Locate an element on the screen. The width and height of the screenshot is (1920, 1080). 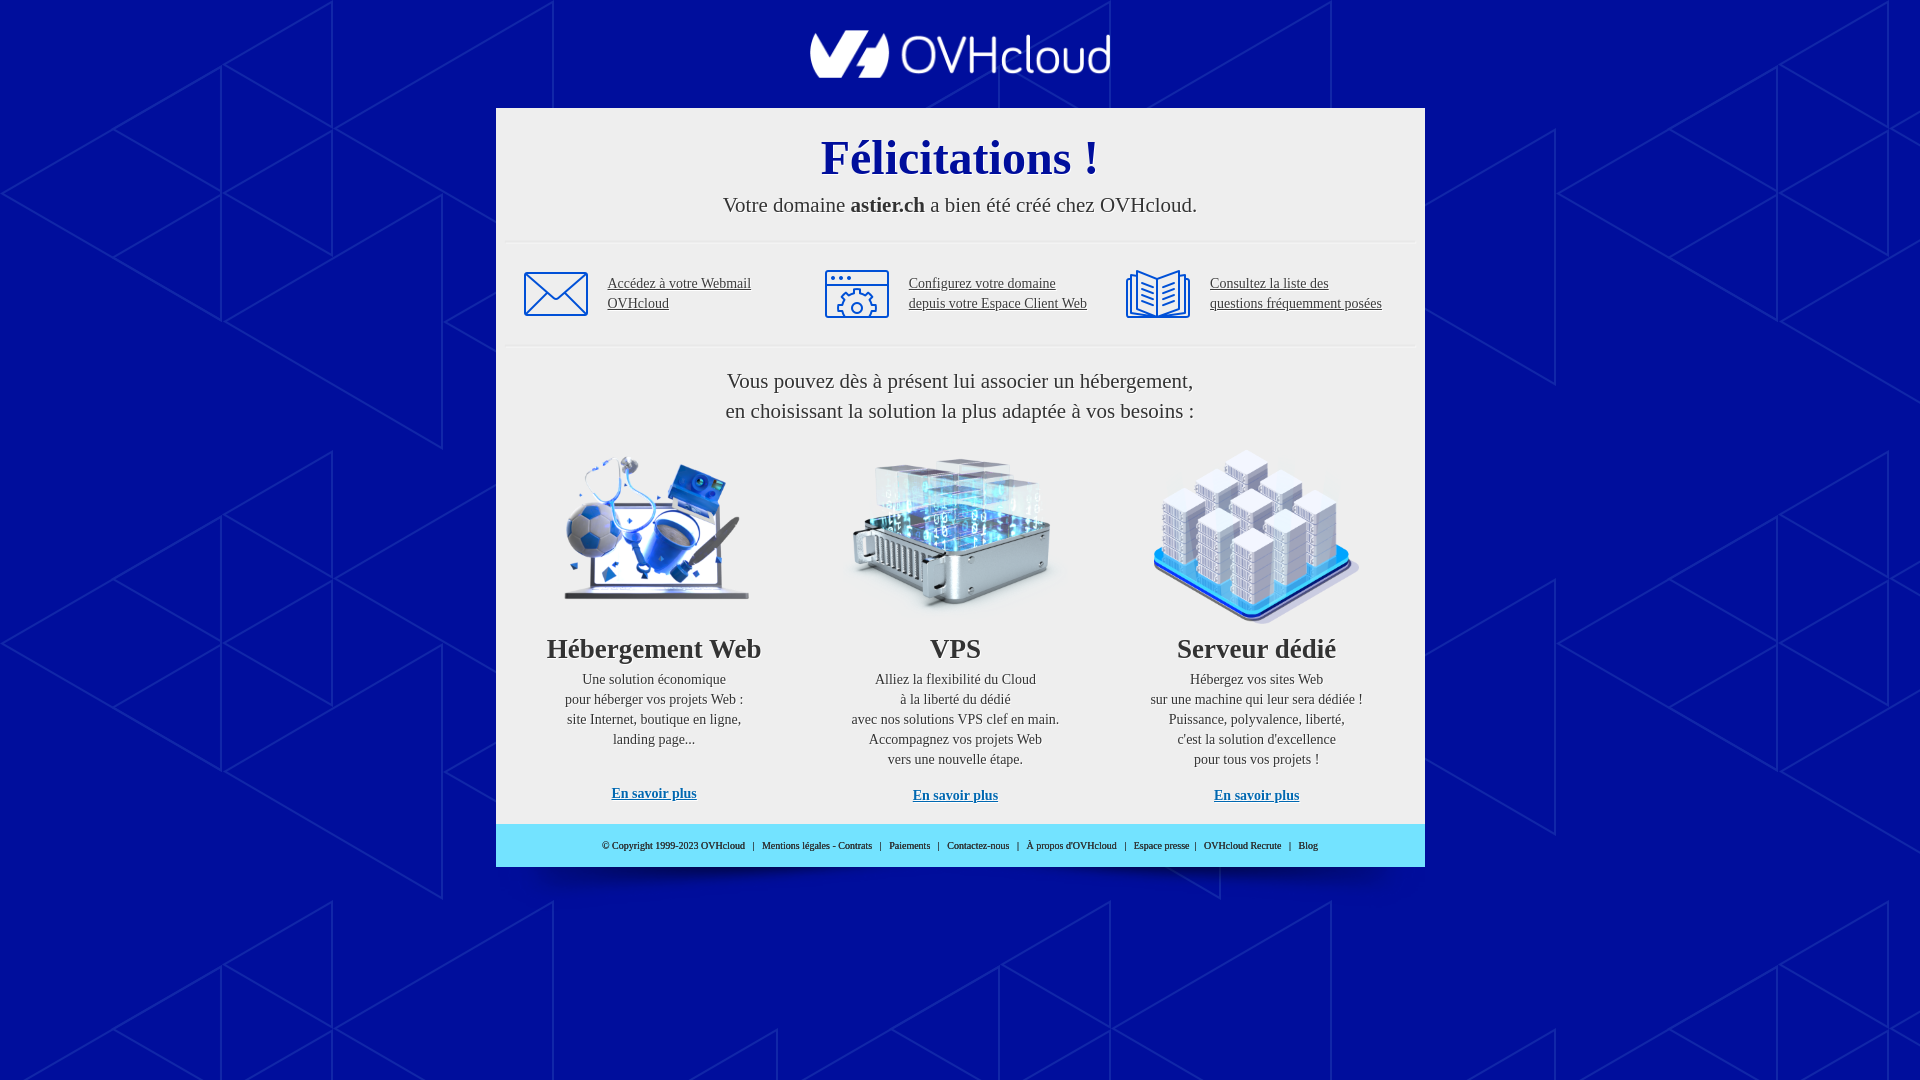
'VPS' is located at coordinates (954, 618).